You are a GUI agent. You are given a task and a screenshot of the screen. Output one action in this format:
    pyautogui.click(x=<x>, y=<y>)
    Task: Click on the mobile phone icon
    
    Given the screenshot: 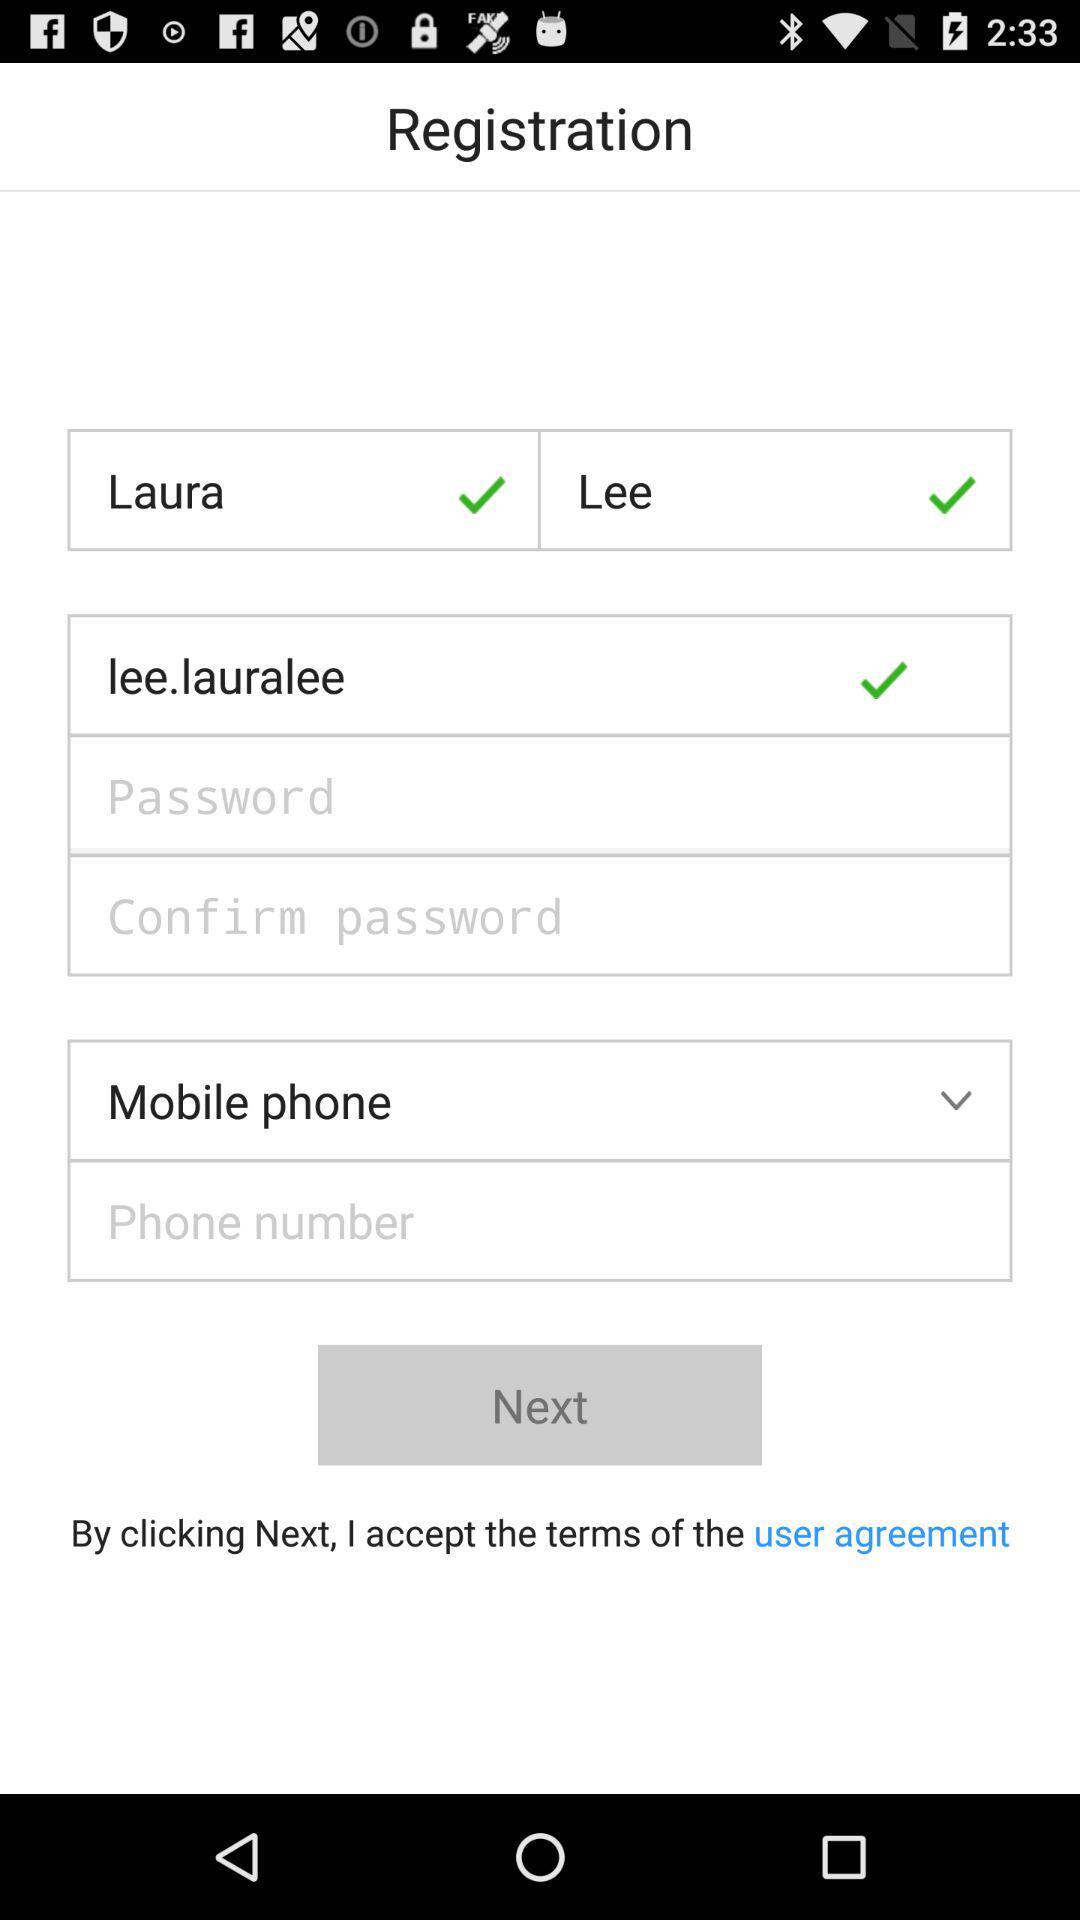 What is the action you would take?
    pyautogui.click(x=540, y=1099)
    